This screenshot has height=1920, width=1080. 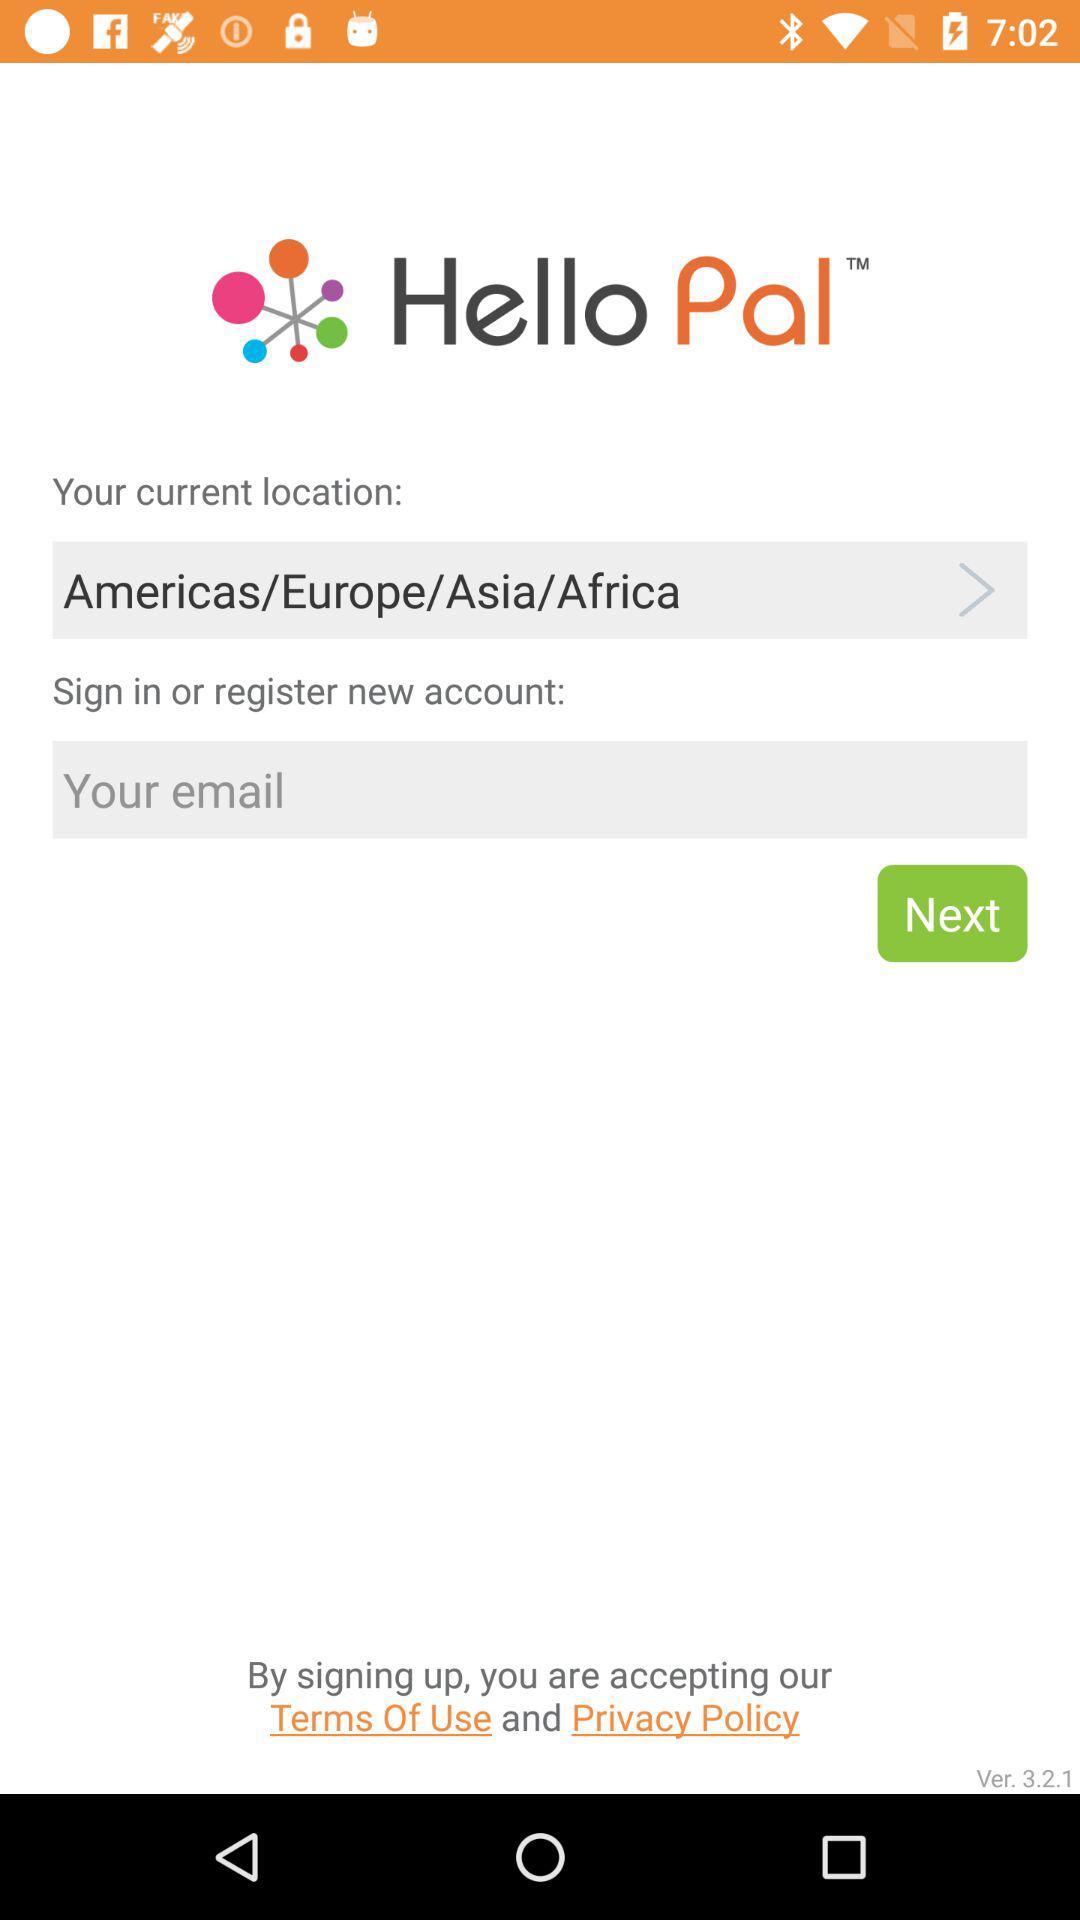 What do you see at coordinates (538, 1494) in the screenshot?
I see `the by signing up icon` at bounding box center [538, 1494].